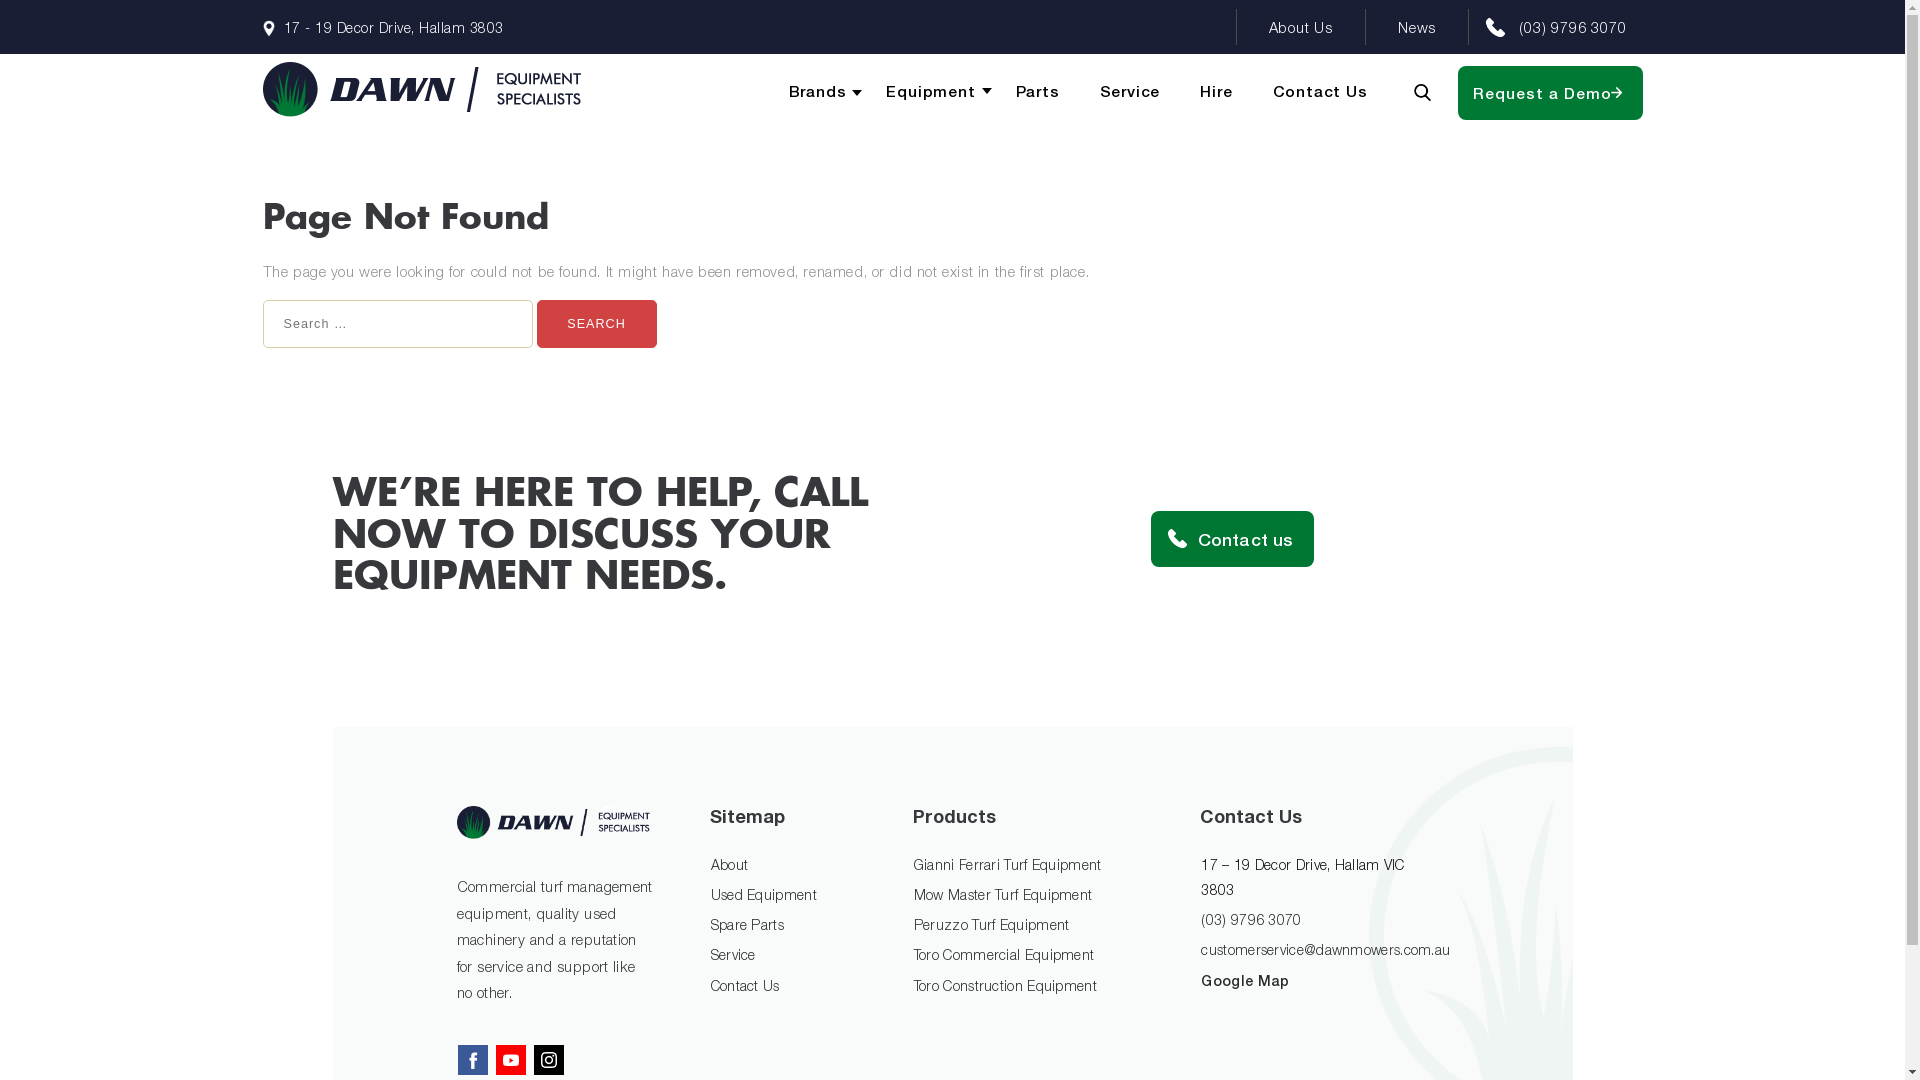  I want to click on 'customerservice@dawnmowers.com.au', so click(1325, 948).